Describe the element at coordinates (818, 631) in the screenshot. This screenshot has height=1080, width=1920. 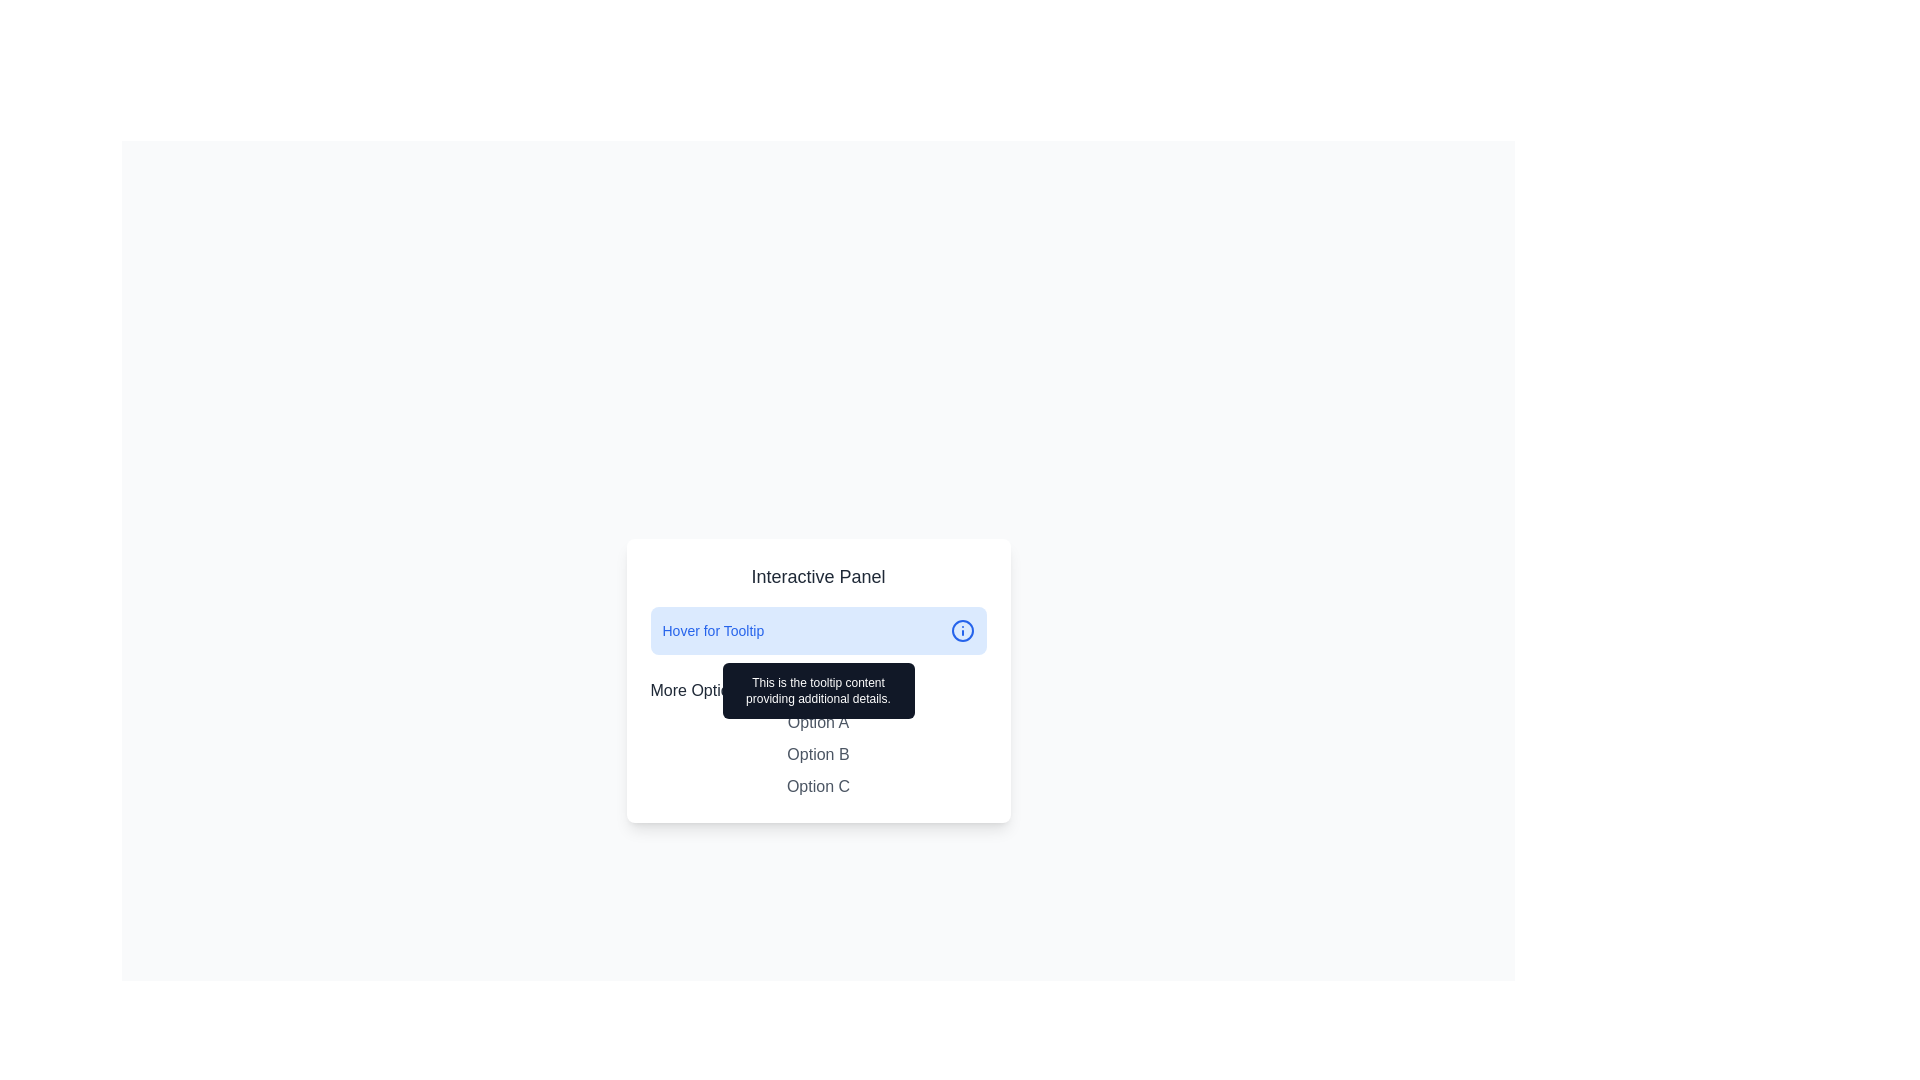
I see `the button labeled 'Hover for Tooltip'` at that location.